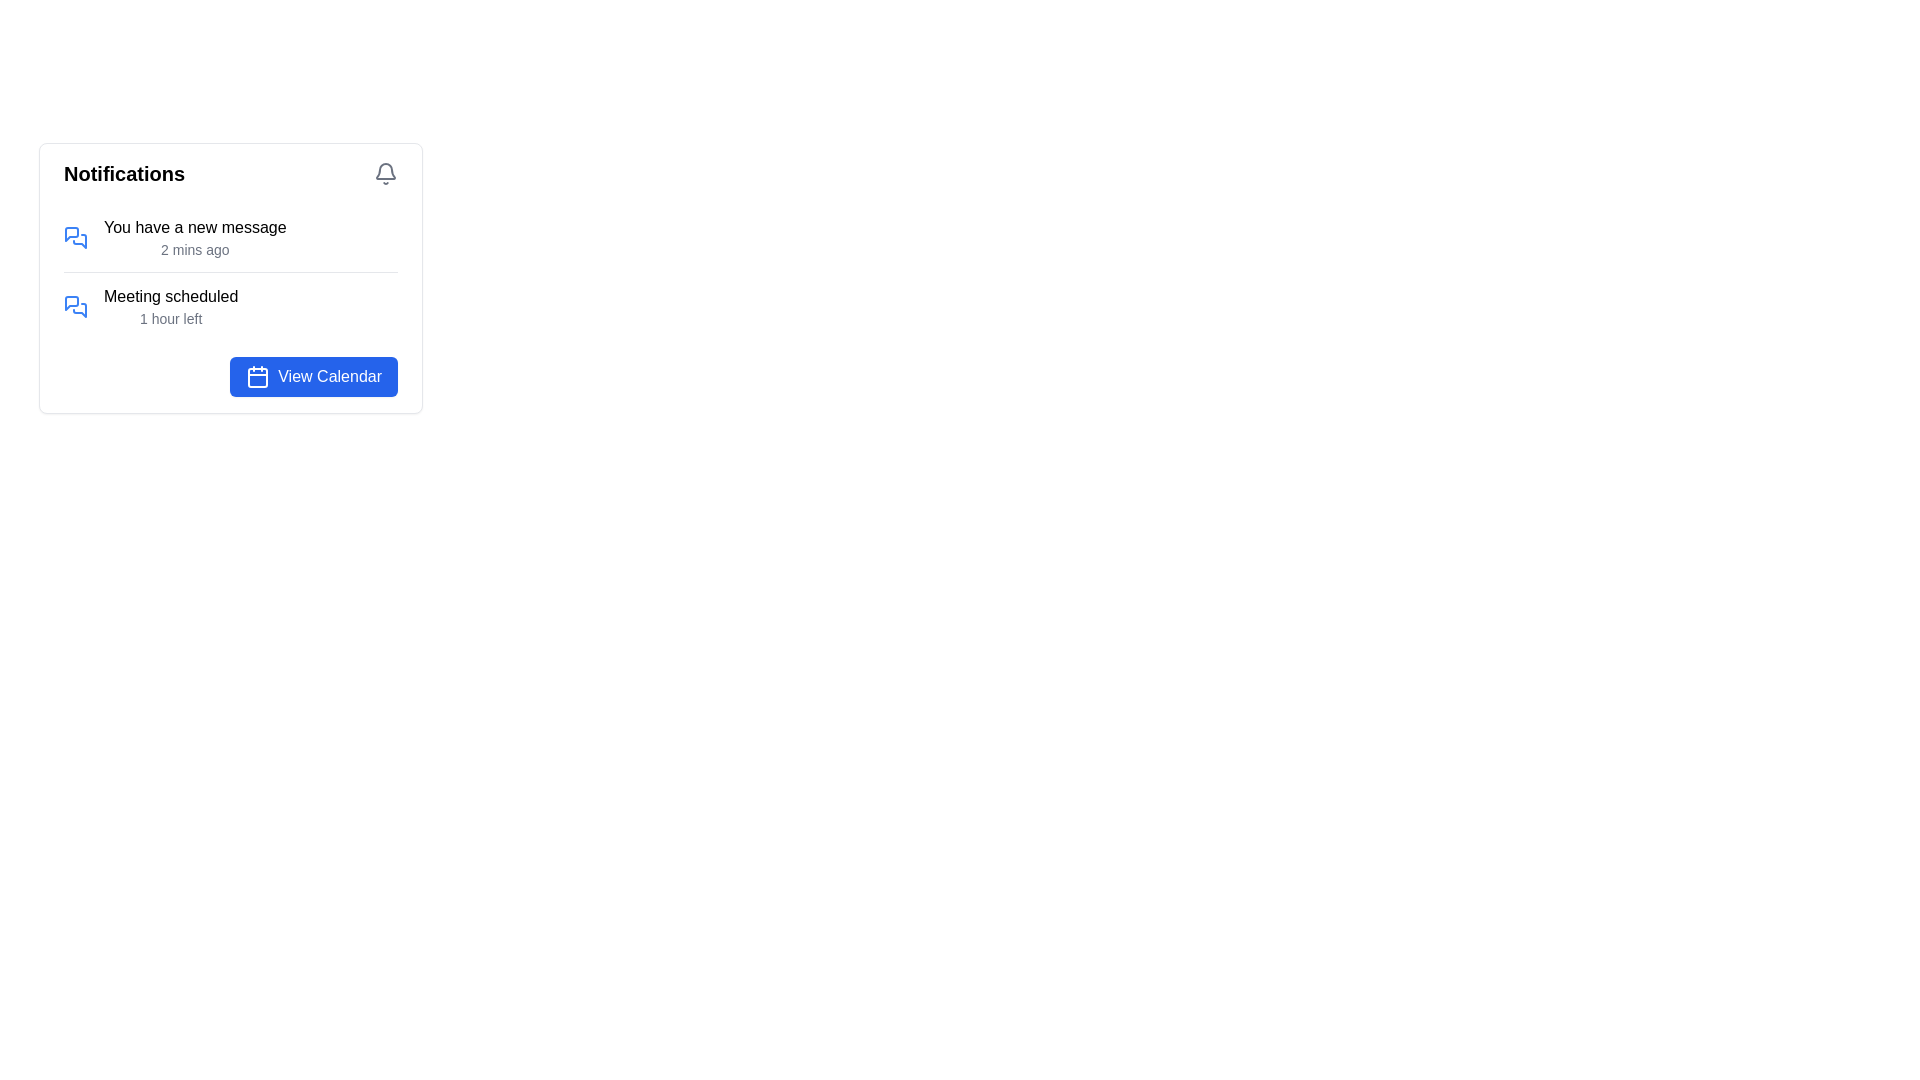 The height and width of the screenshot is (1080, 1920). What do you see at coordinates (385, 172) in the screenshot?
I see `the bell-shaped notification icon located near the upper-right corner of the Notifications section header to indicate the presence of new or pending notifications` at bounding box center [385, 172].